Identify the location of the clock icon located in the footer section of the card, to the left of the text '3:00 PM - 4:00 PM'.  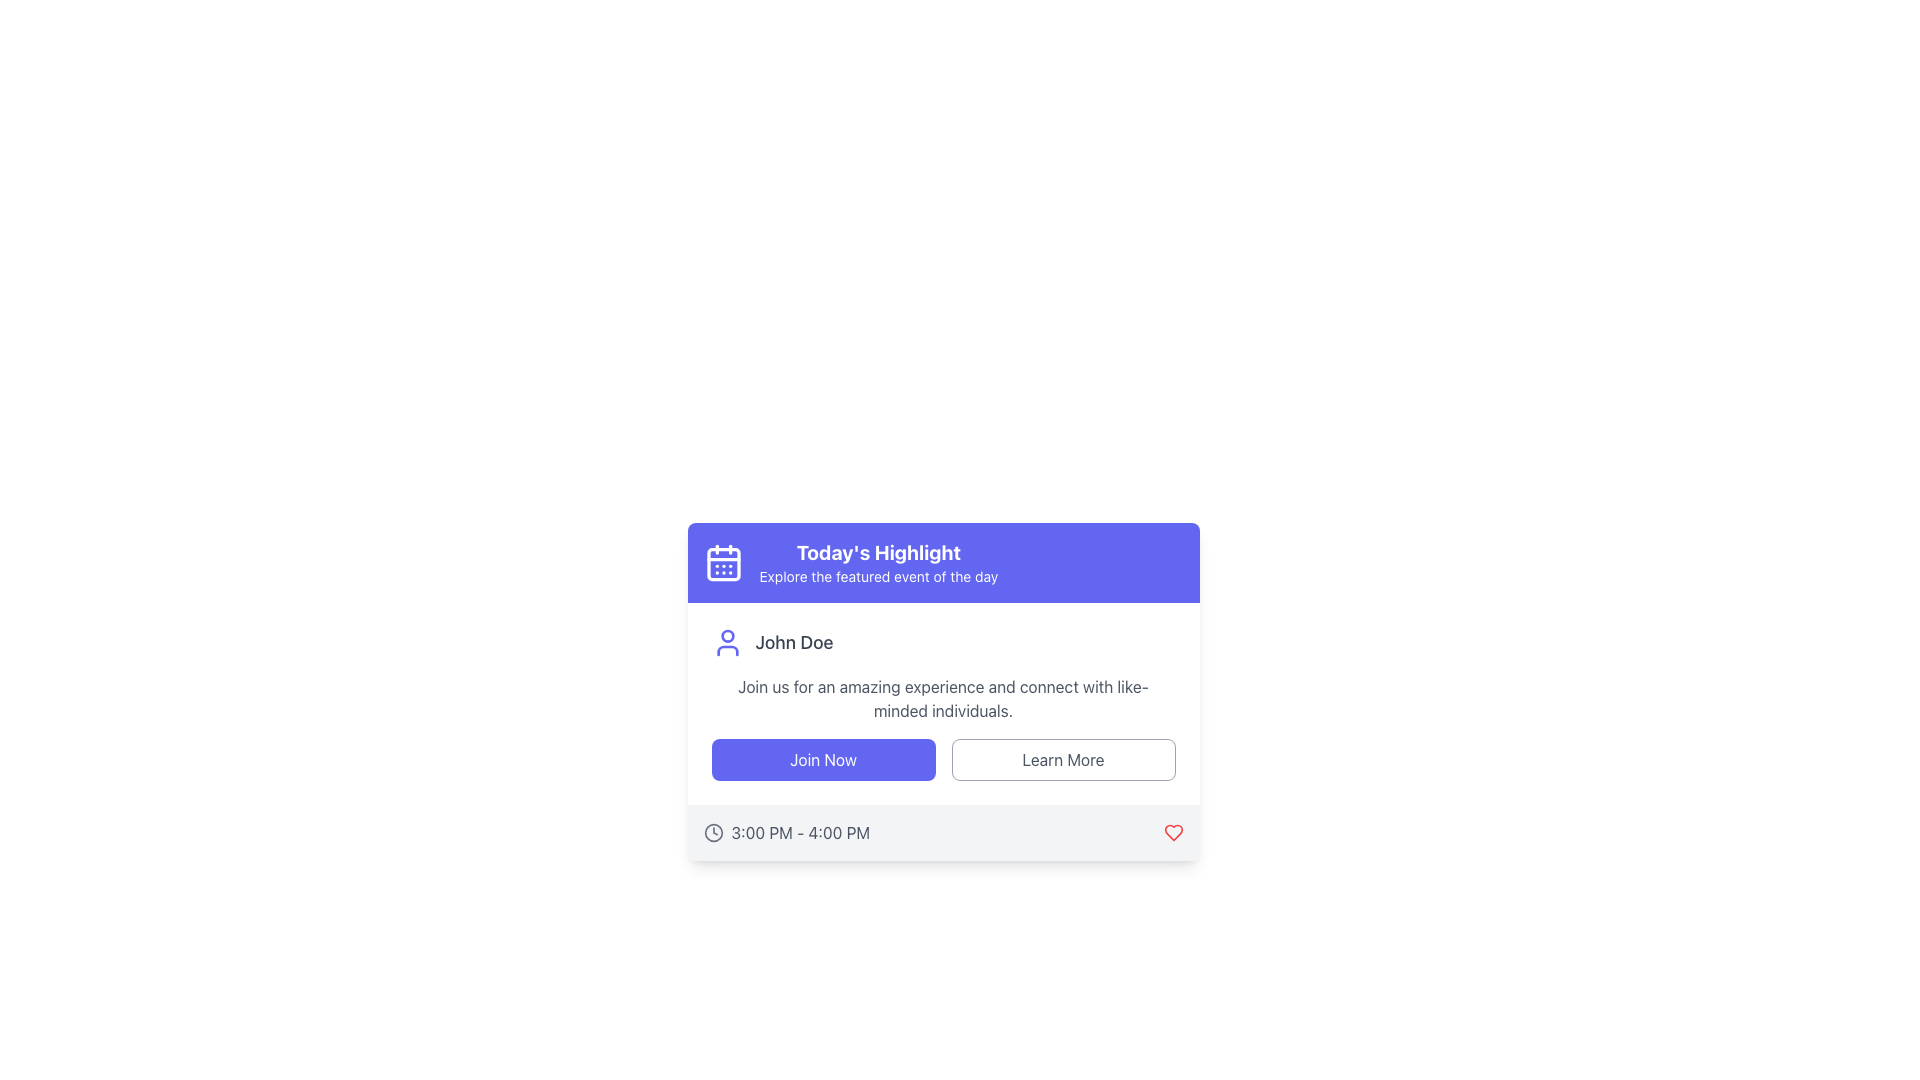
(713, 833).